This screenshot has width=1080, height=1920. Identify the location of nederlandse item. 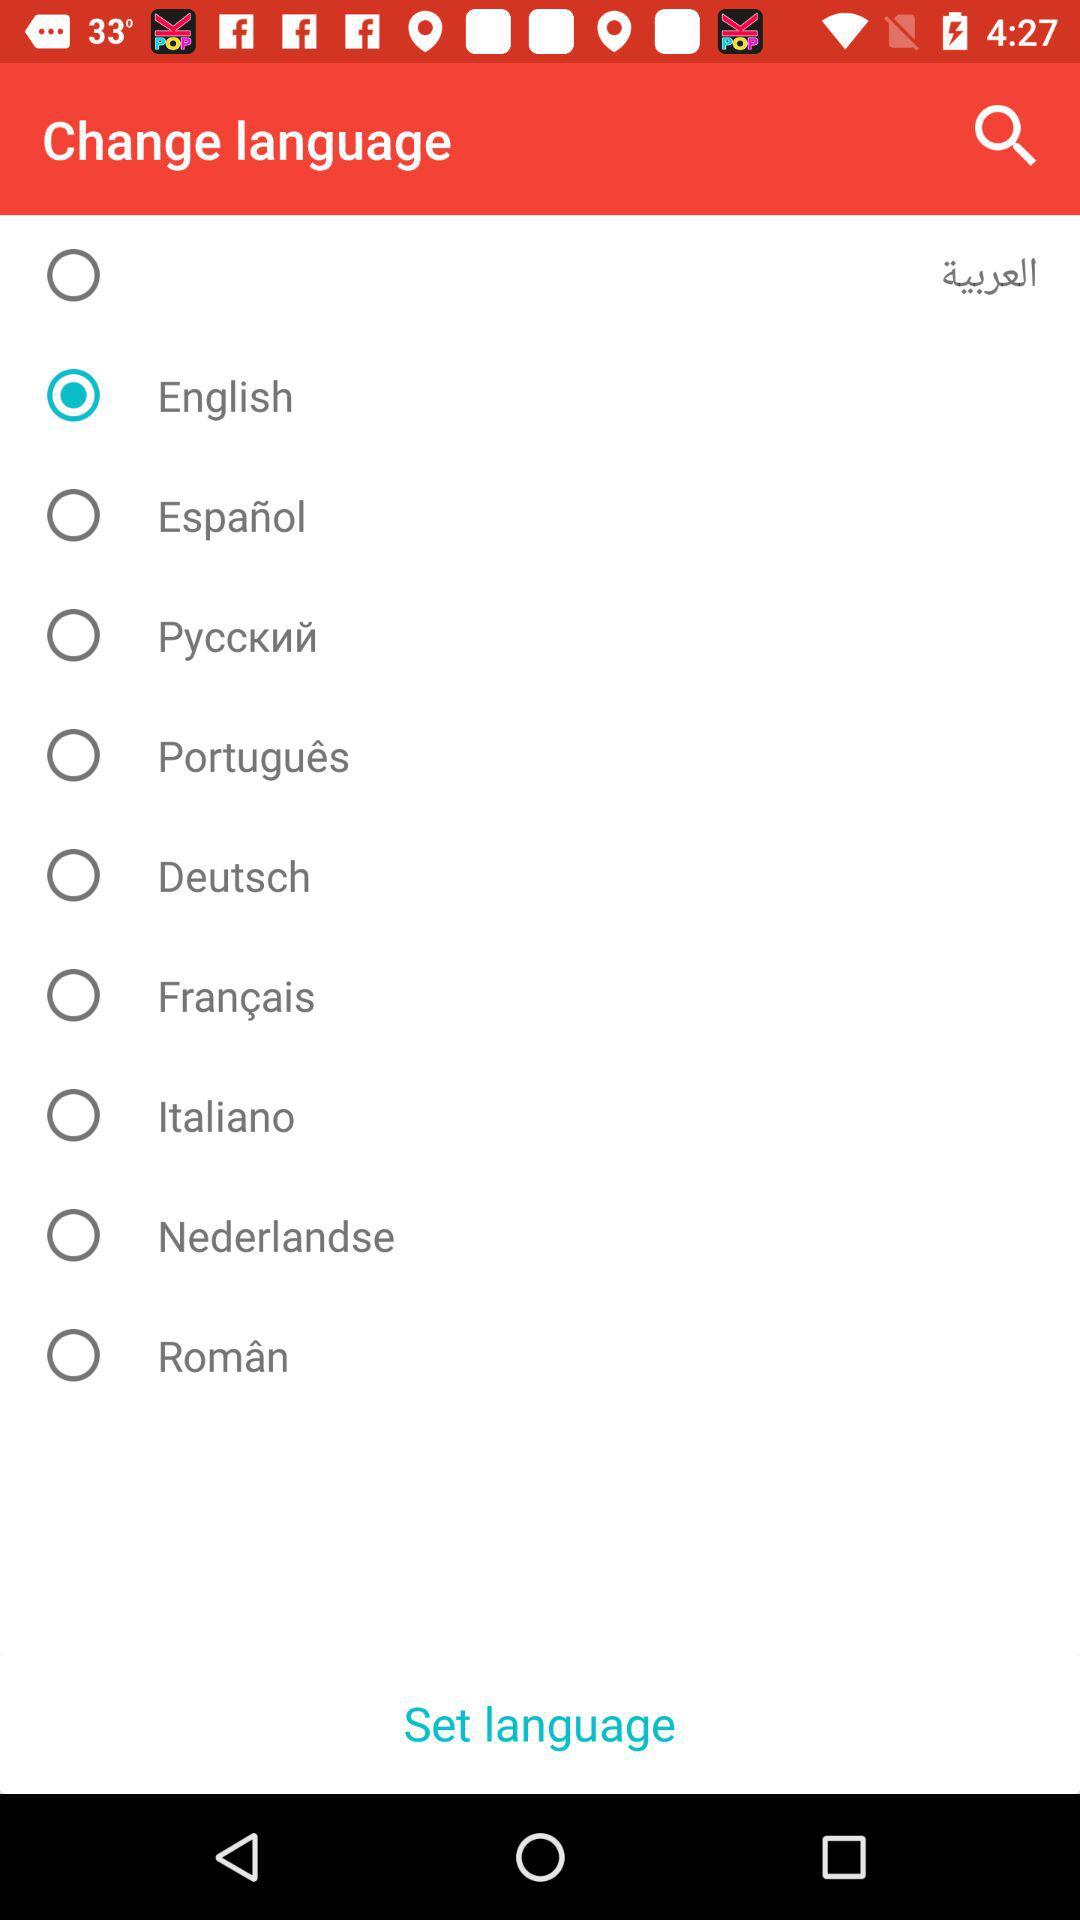
(555, 1234).